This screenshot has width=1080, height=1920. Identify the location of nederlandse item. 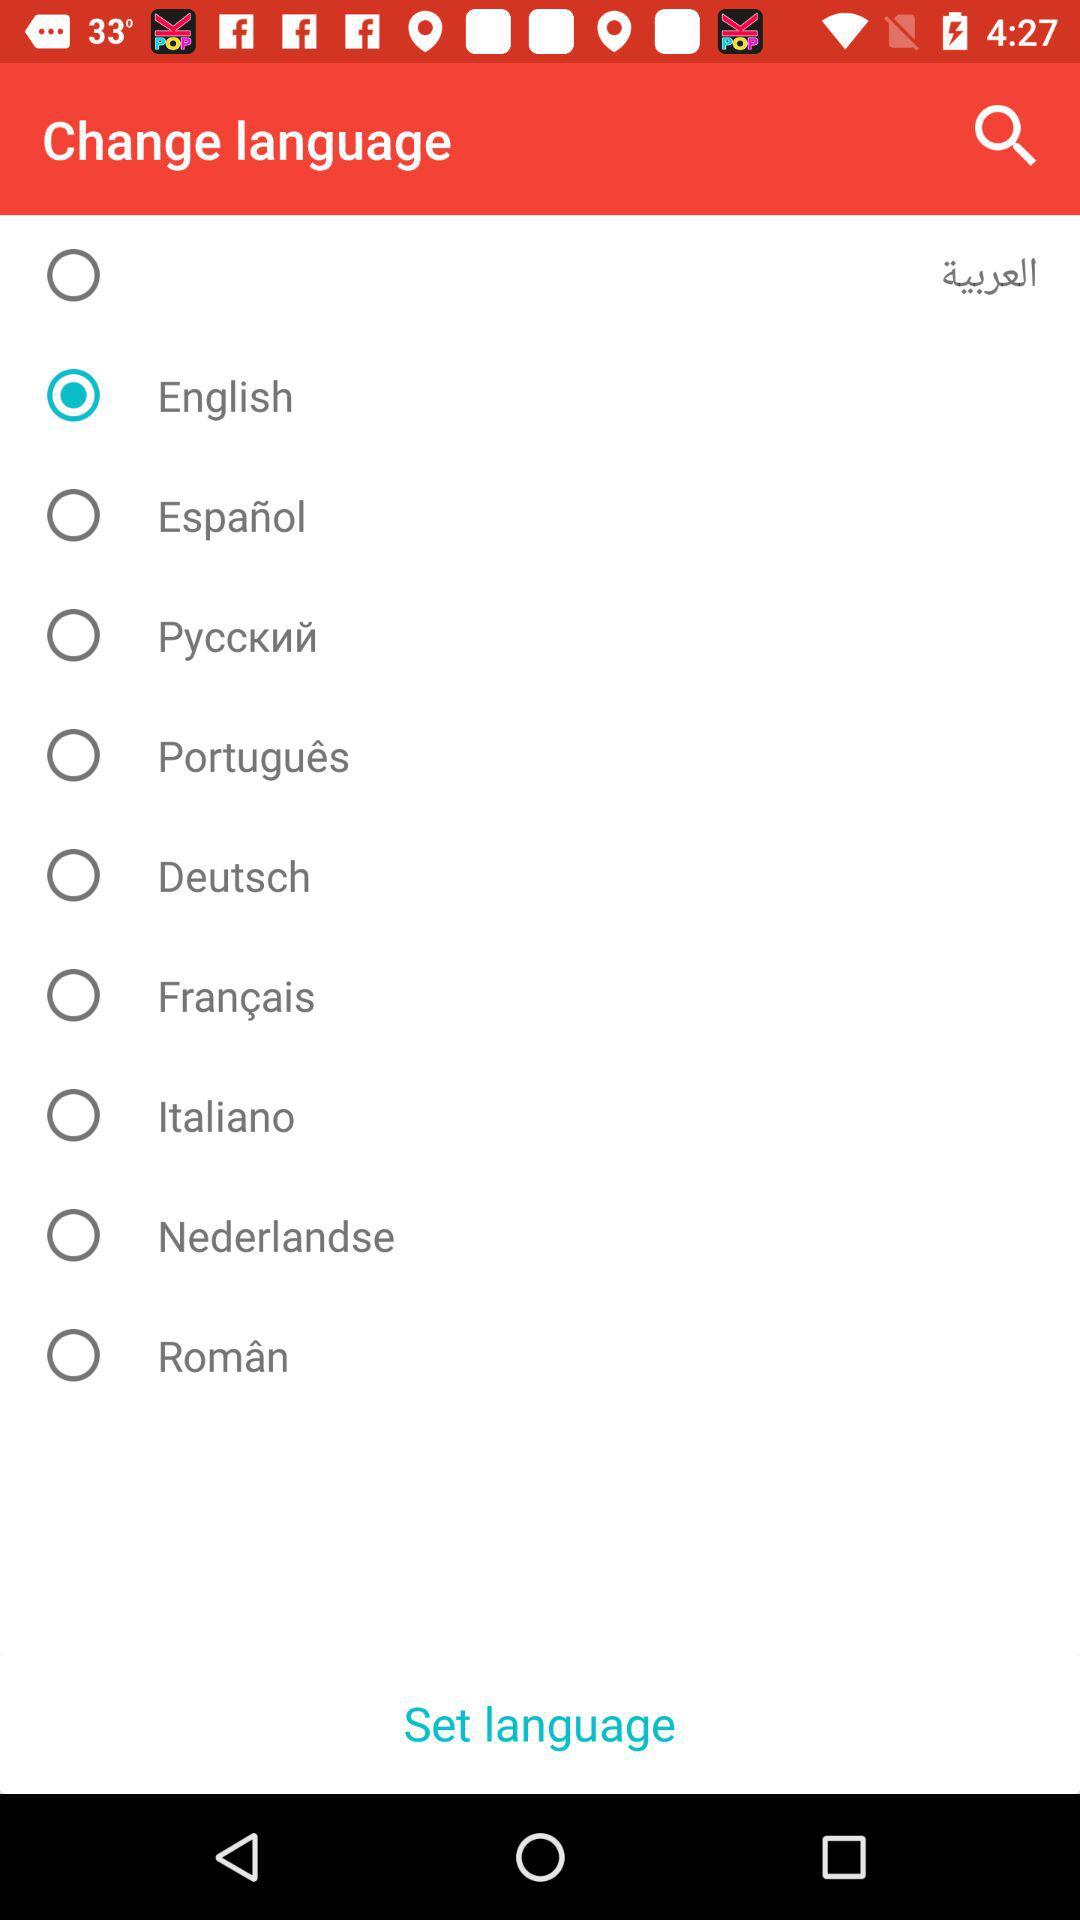
(555, 1234).